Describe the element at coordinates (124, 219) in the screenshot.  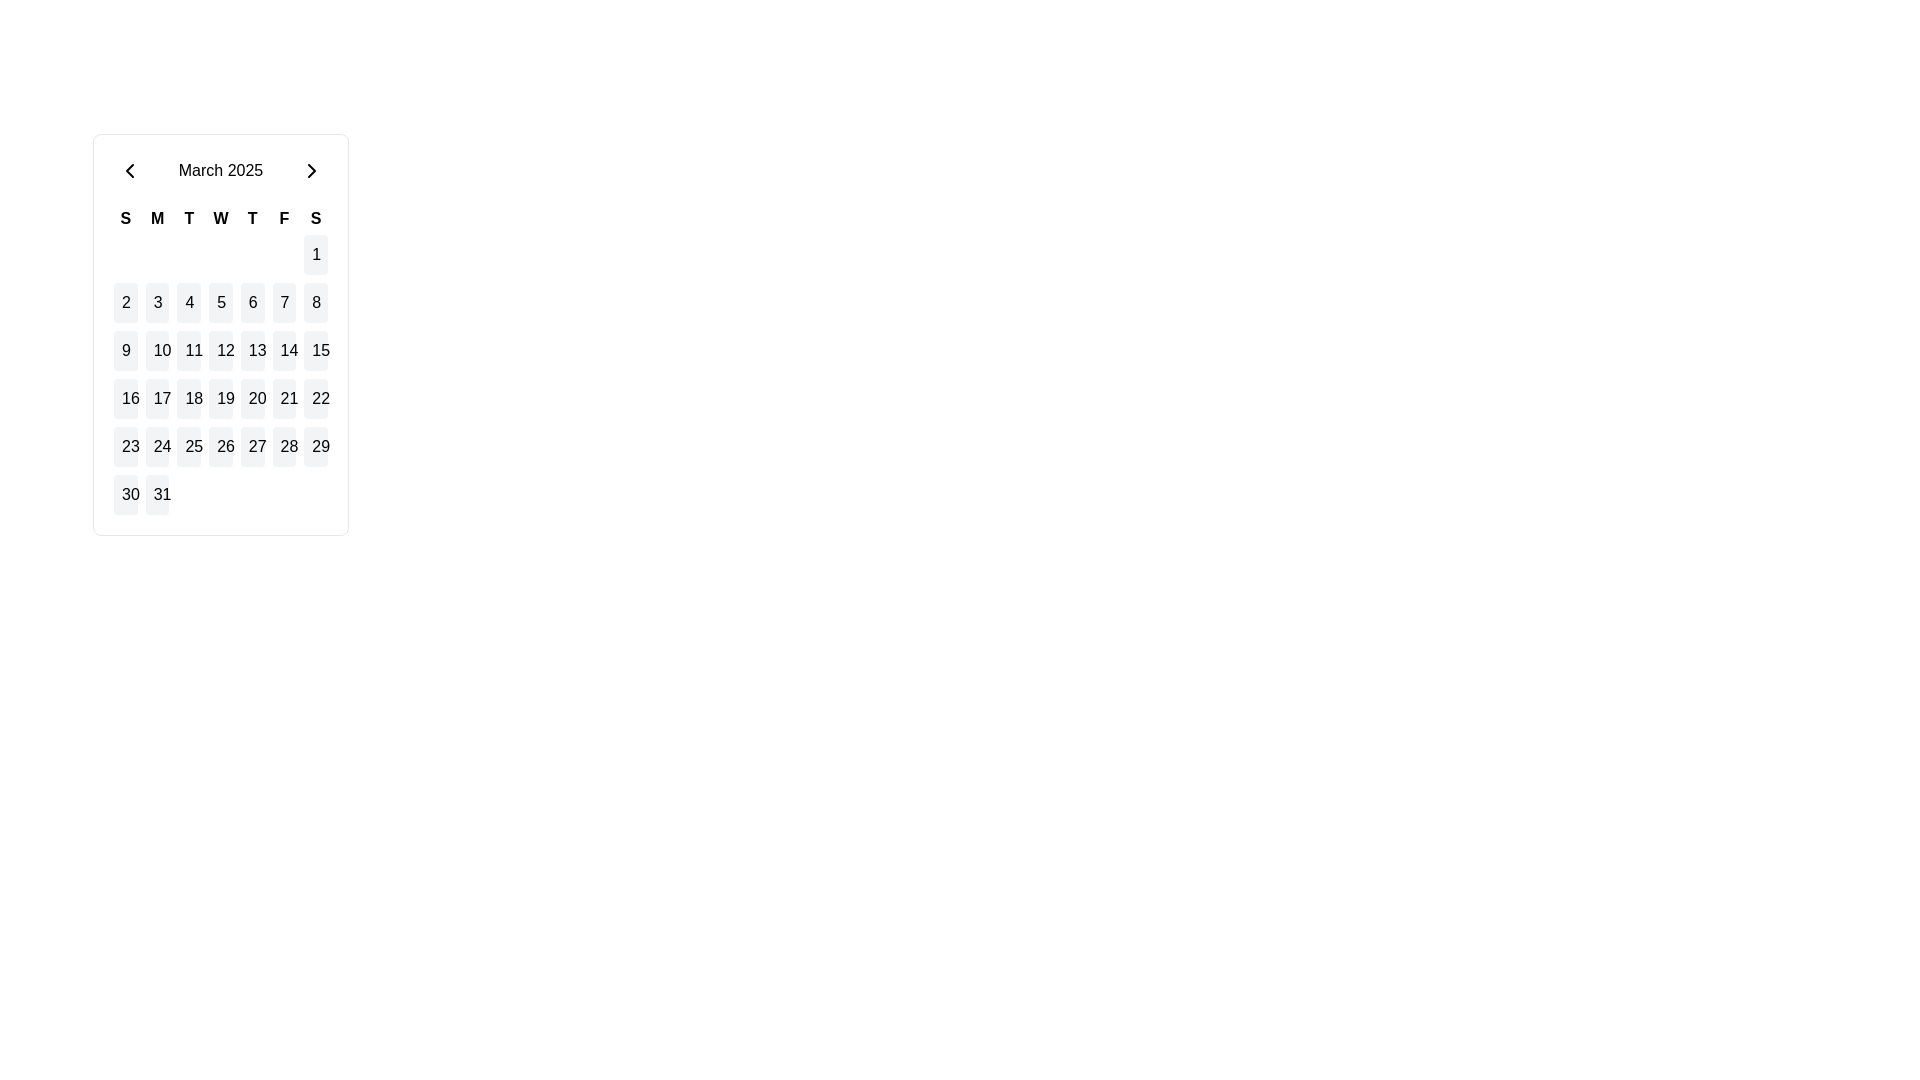
I see `the header for Sundays in the calendar, which is the first element in the row of day initials` at that location.